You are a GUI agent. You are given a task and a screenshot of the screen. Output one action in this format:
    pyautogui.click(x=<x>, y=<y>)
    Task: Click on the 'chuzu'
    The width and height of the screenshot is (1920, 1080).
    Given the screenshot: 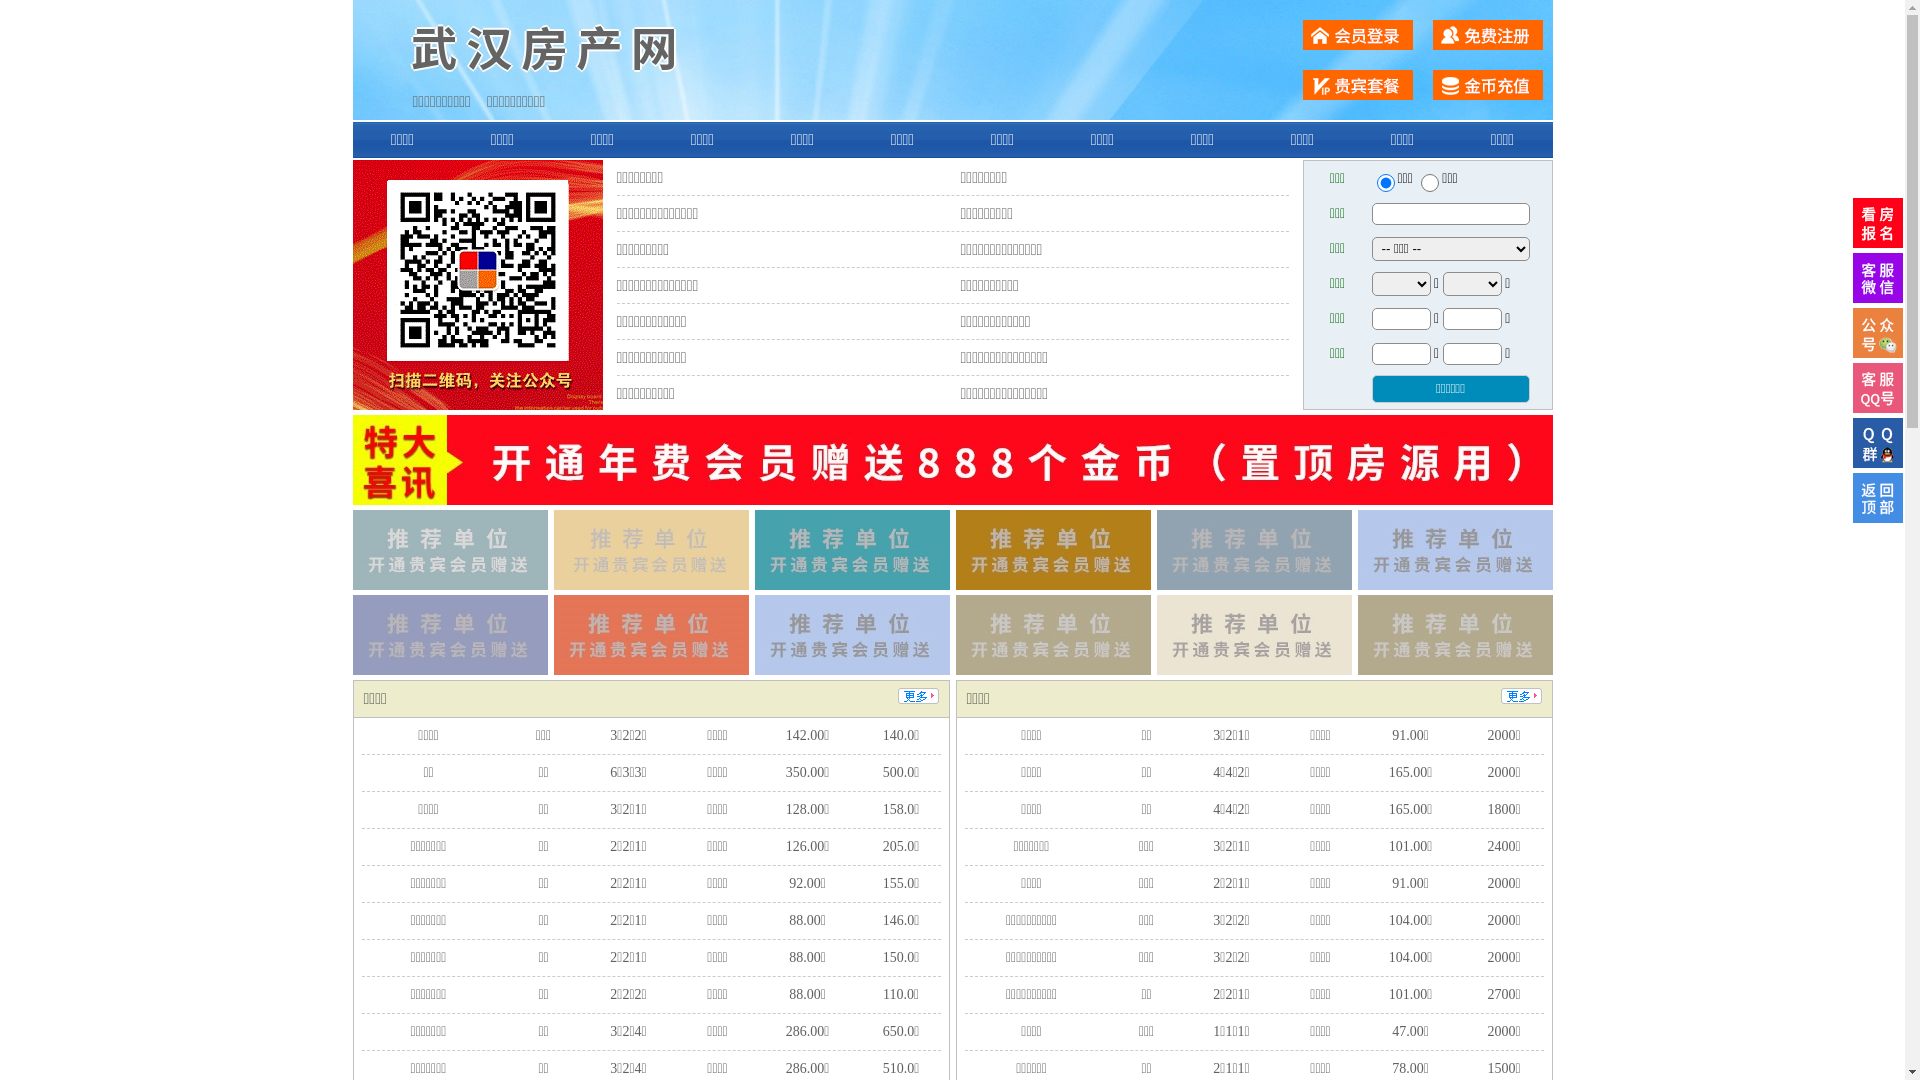 What is the action you would take?
    pyautogui.click(x=1429, y=182)
    